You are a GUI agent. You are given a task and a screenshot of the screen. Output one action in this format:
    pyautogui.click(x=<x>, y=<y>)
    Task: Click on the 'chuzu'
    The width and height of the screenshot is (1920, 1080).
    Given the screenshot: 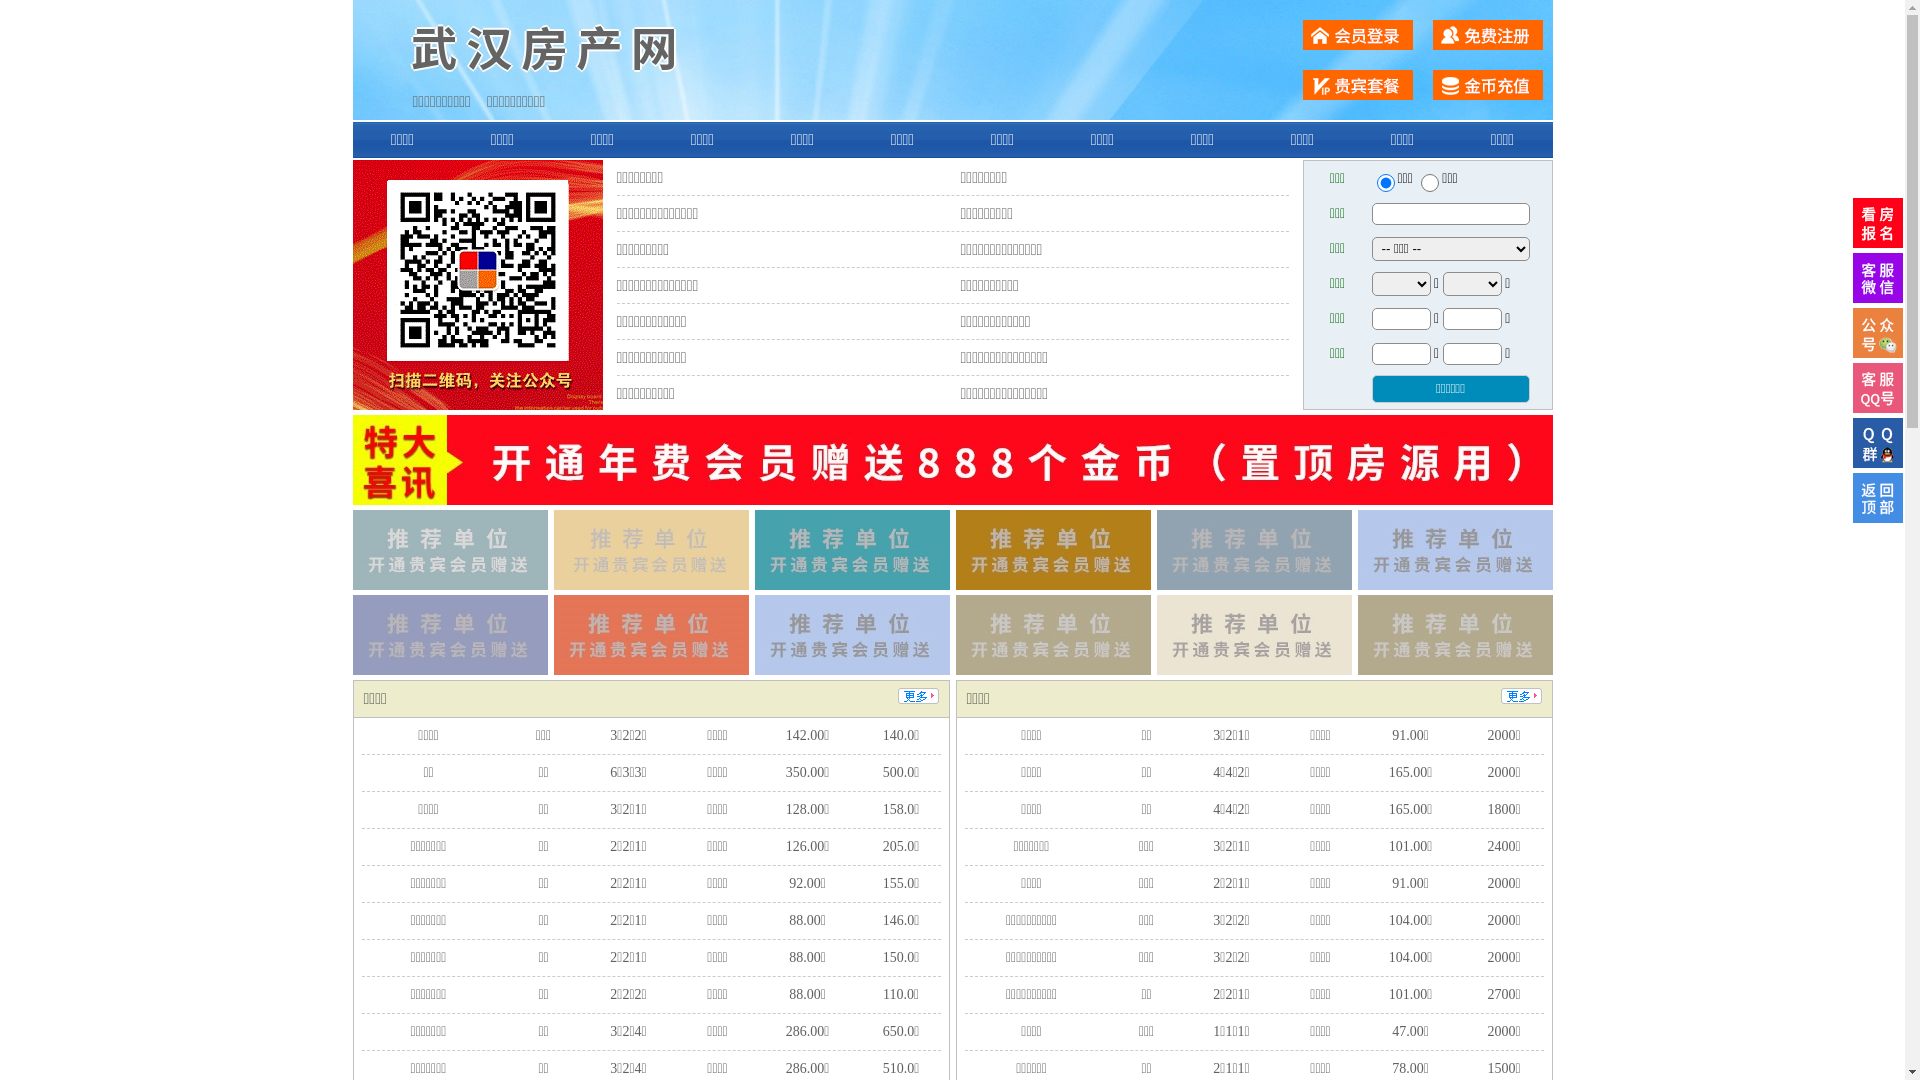 What is the action you would take?
    pyautogui.click(x=1429, y=182)
    